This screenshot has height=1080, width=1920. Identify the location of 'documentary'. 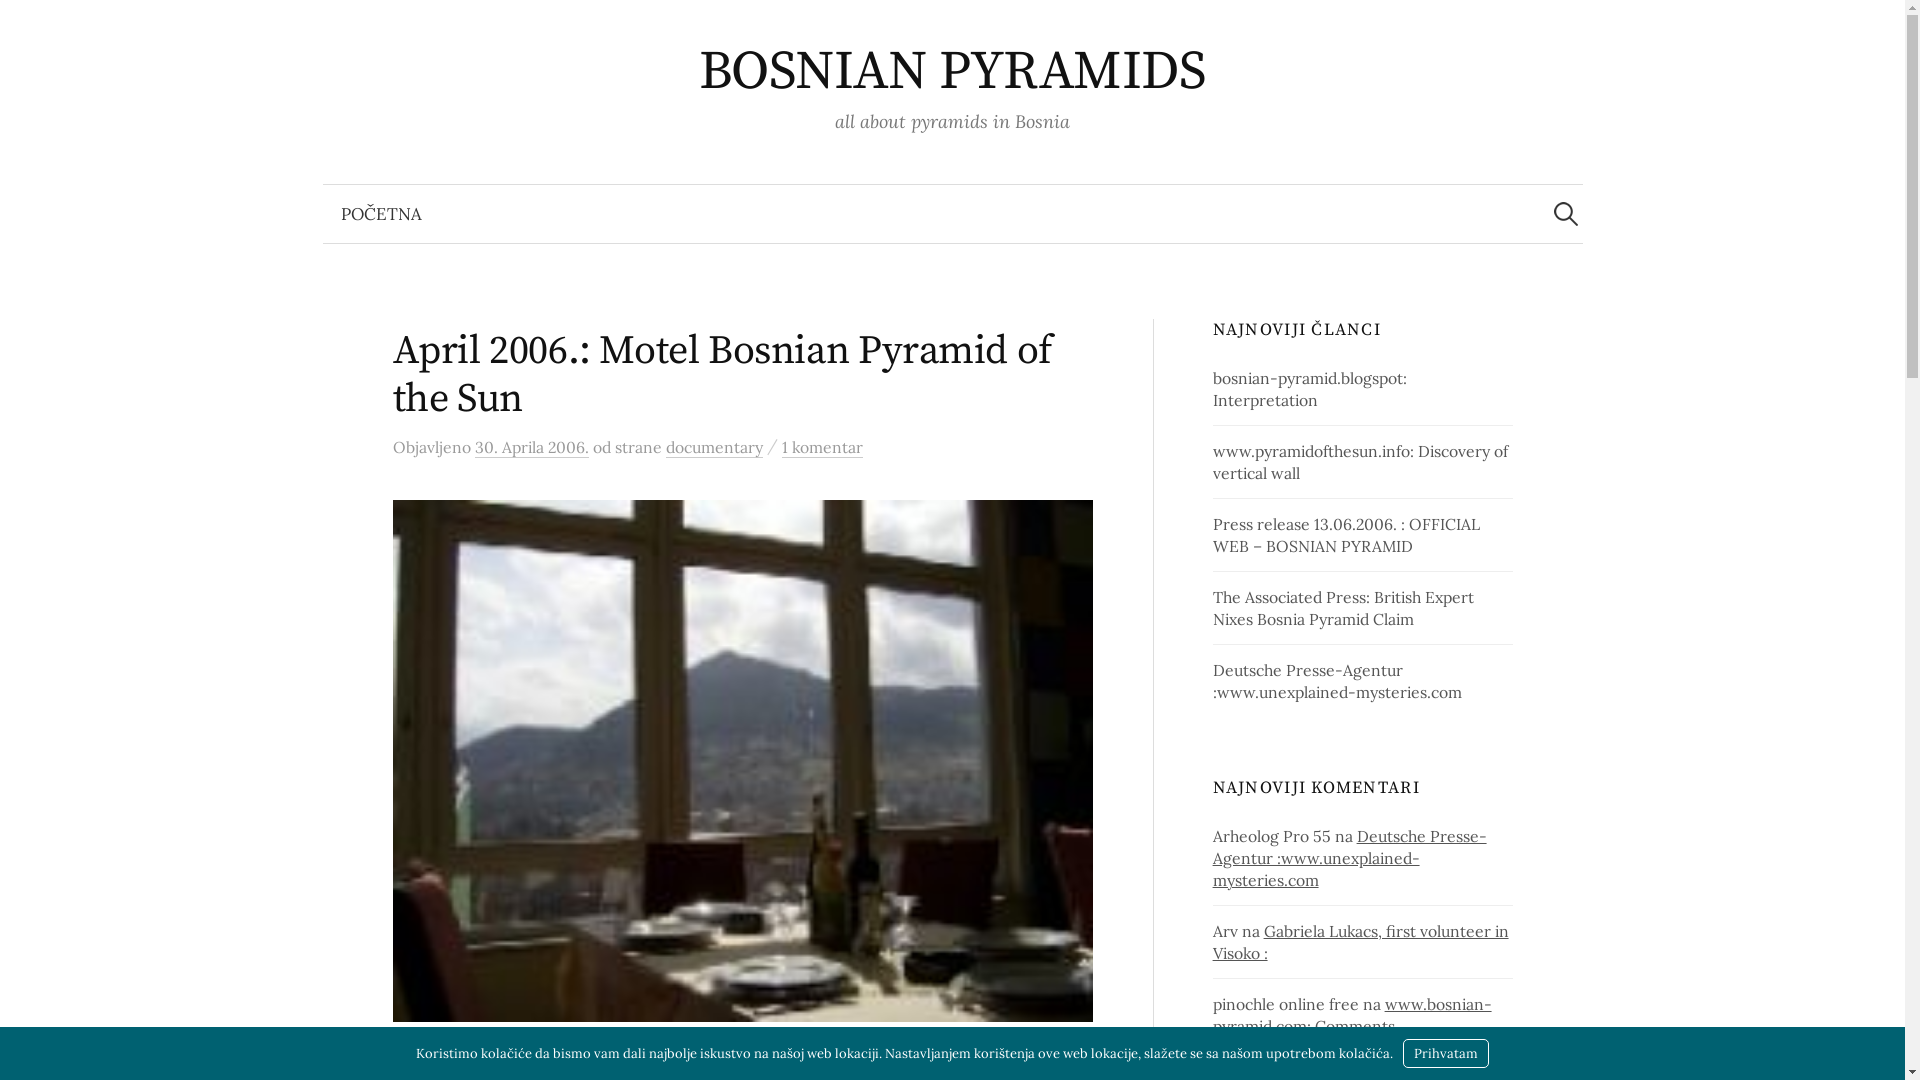
(666, 446).